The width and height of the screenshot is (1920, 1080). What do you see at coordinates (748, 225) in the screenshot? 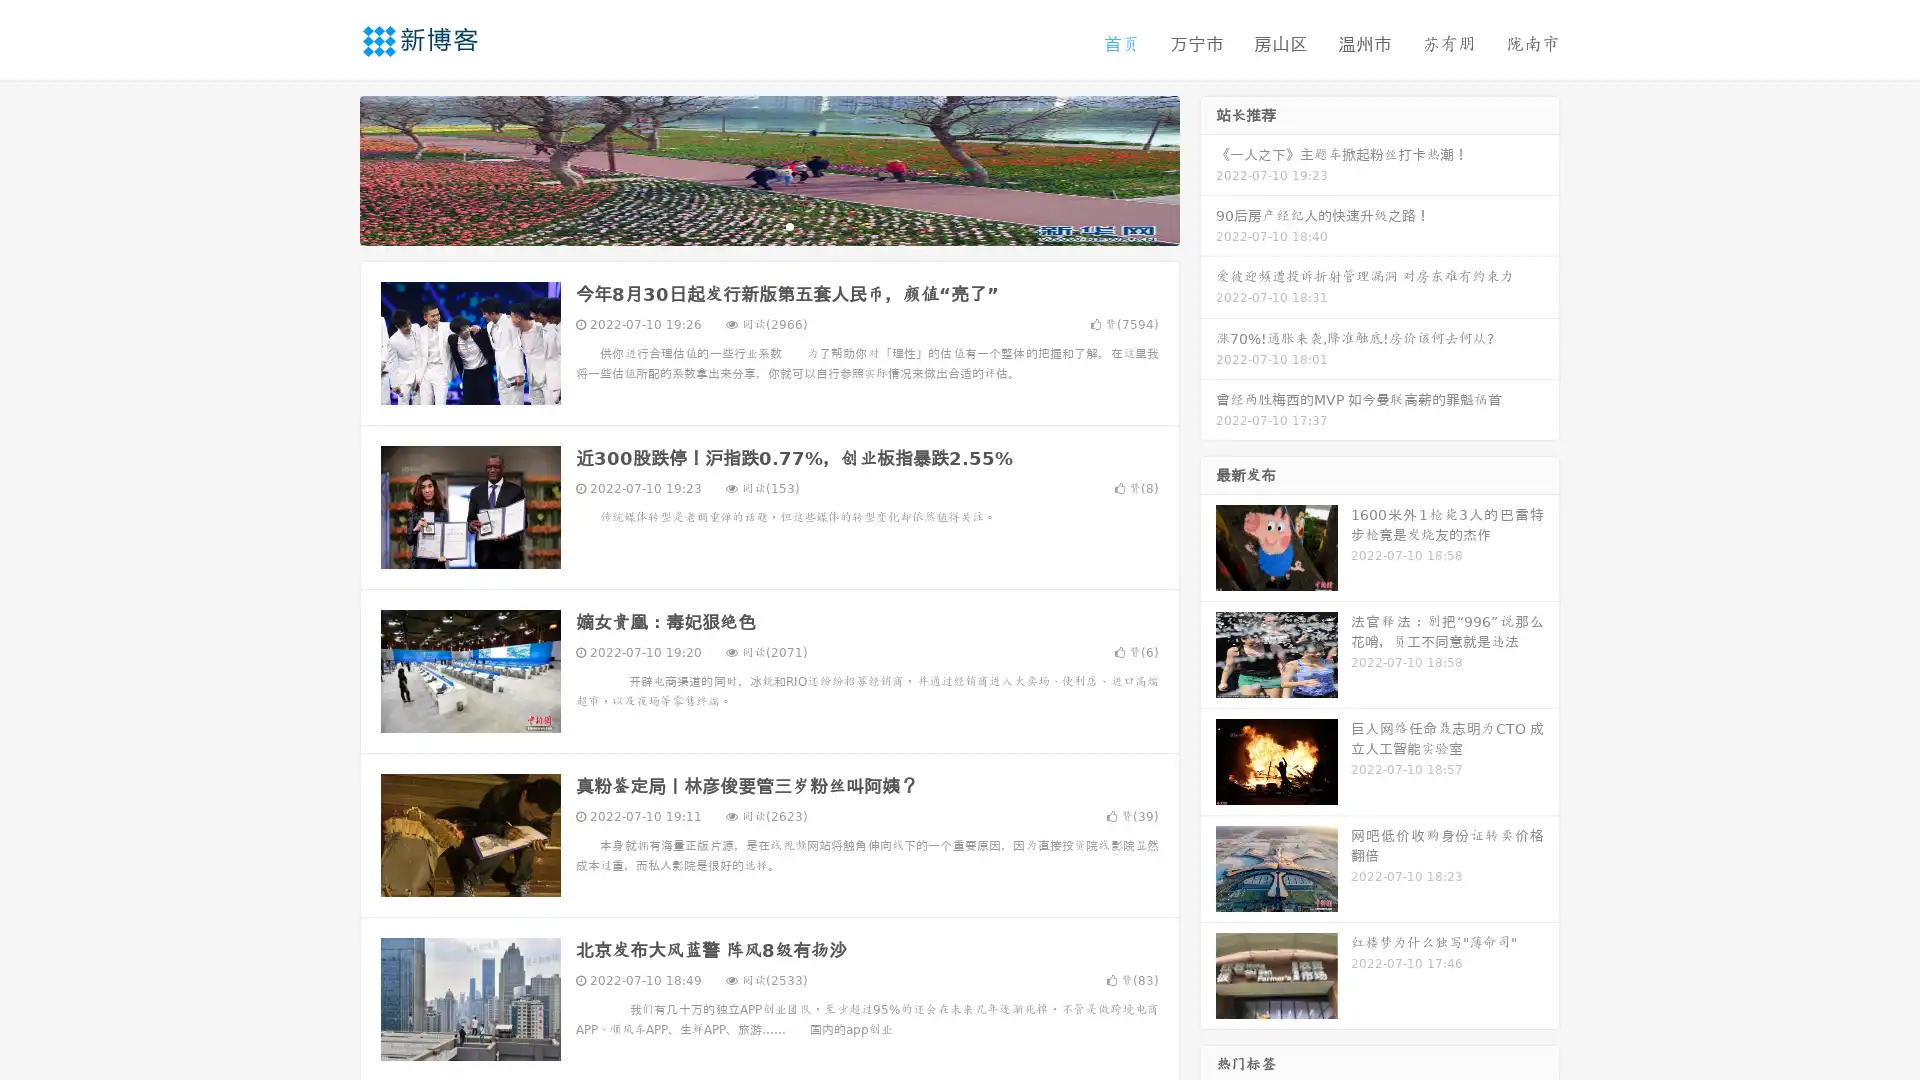
I see `Go to slide 1` at bounding box center [748, 225].